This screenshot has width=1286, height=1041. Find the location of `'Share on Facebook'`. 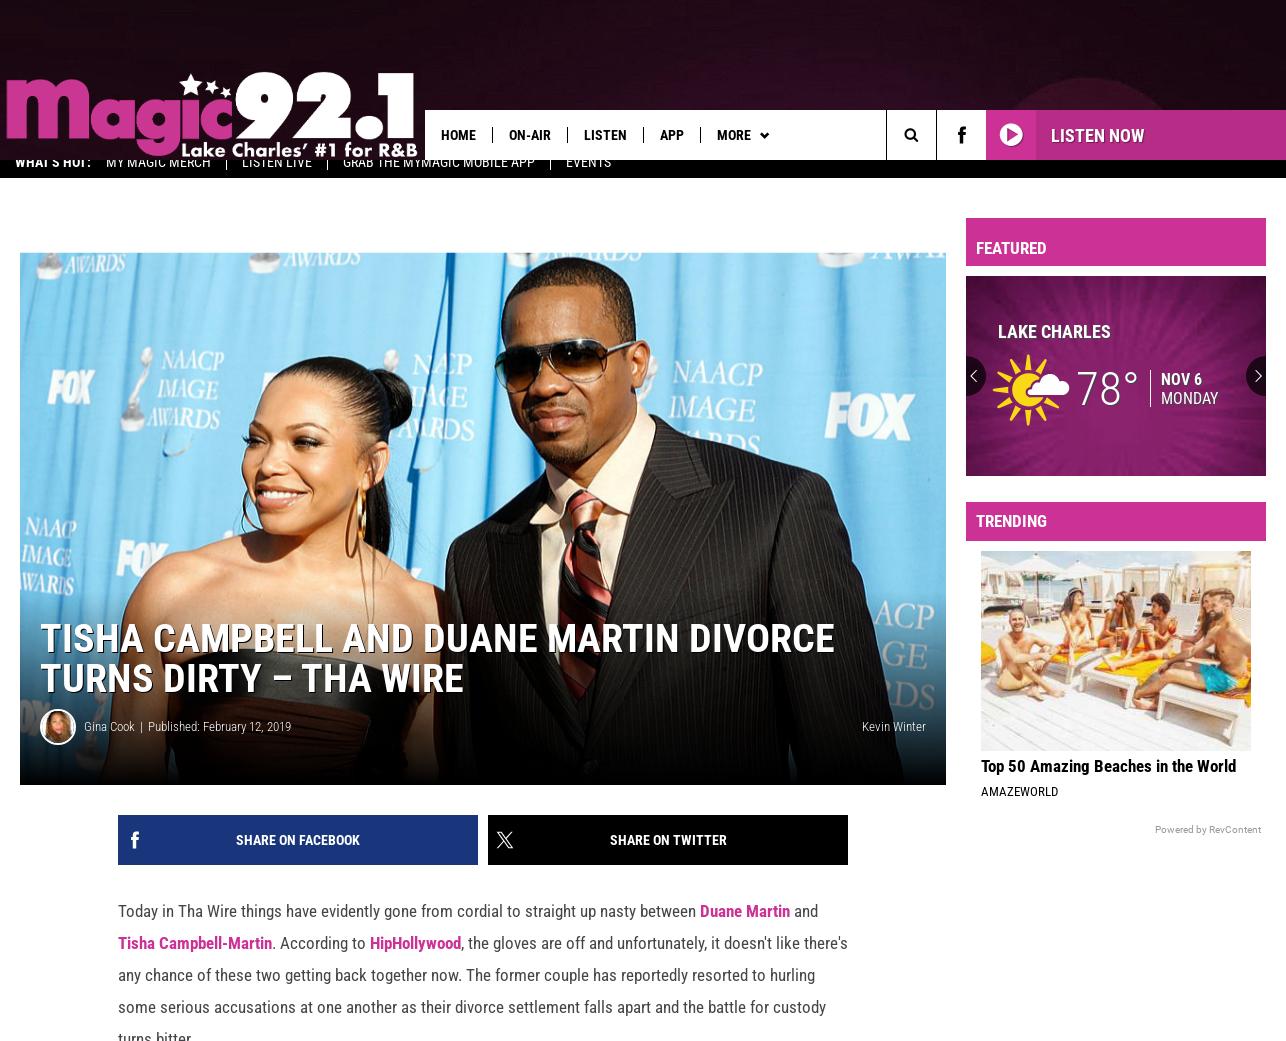

'Share on Facebook' is located at coordinates (297, 853).